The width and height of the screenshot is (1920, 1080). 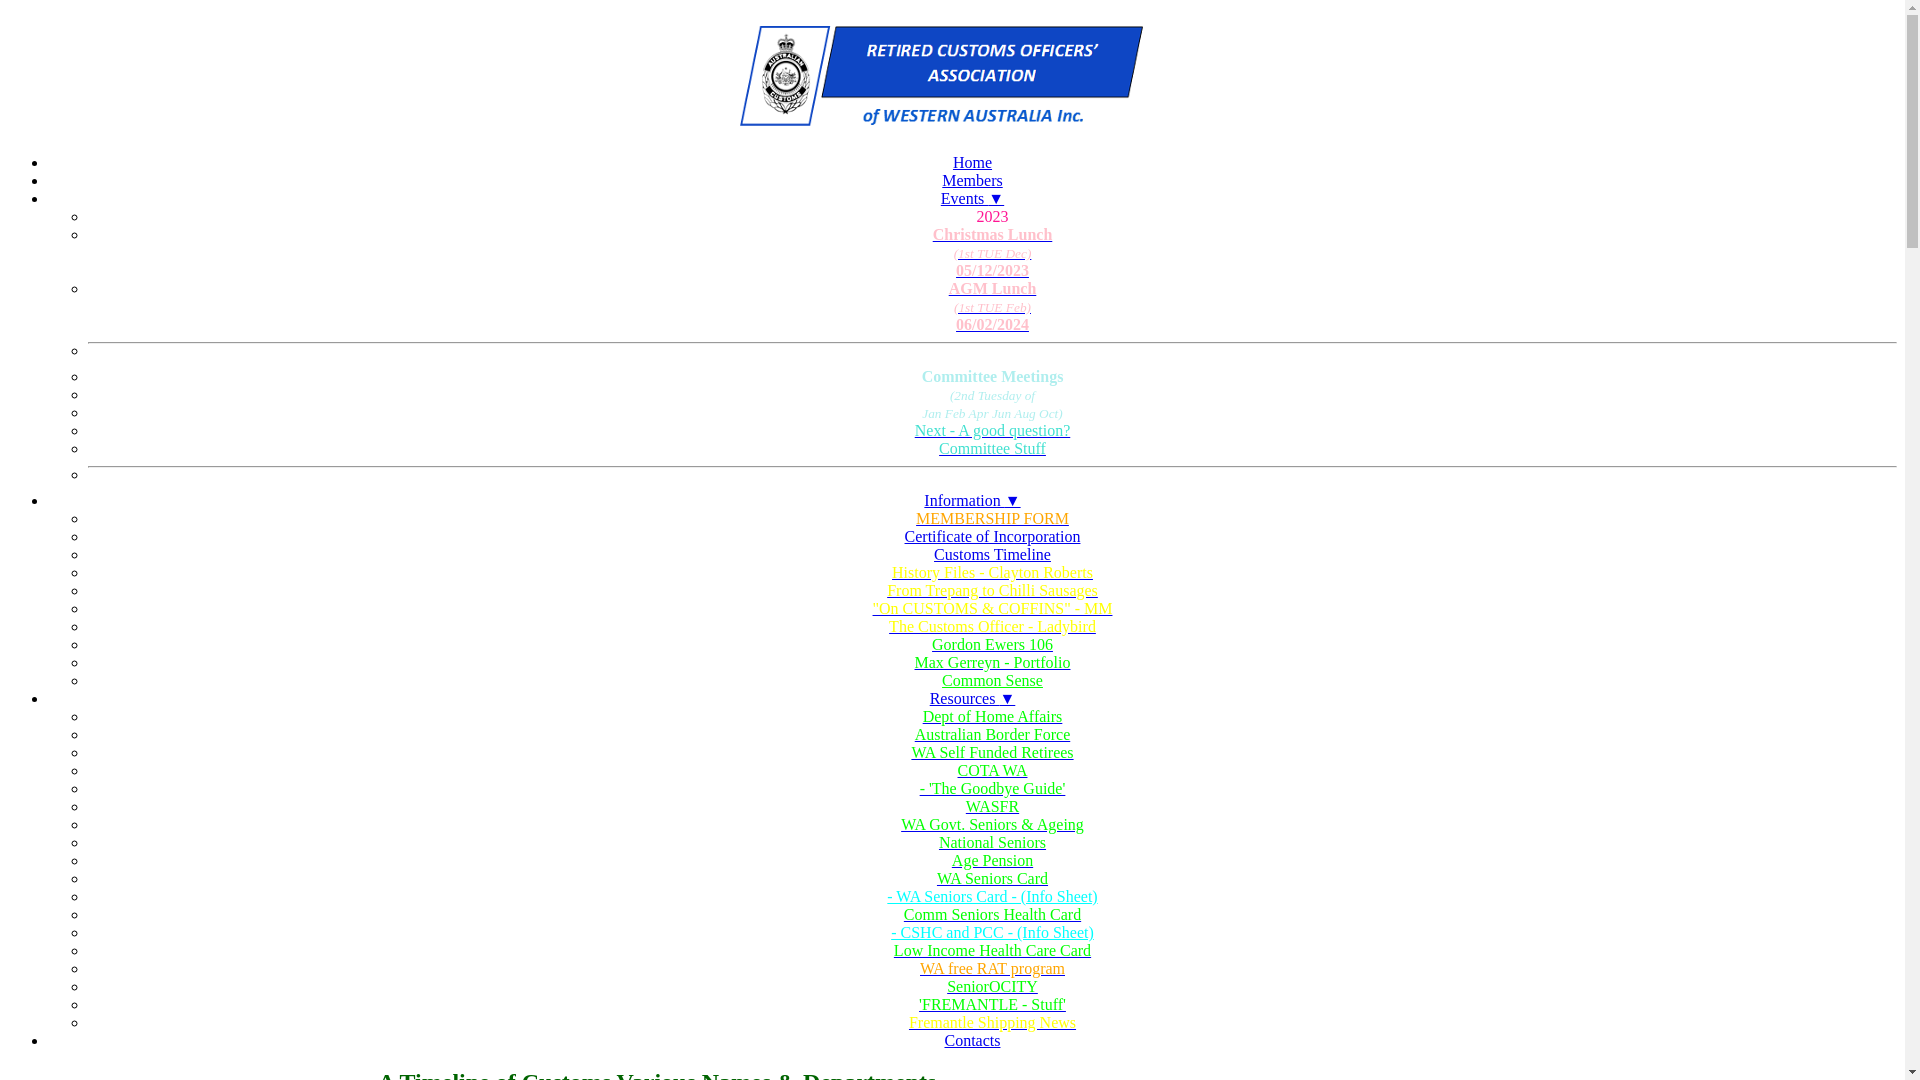 I want to click on 'Common Sense', so click(x=992, y=679).